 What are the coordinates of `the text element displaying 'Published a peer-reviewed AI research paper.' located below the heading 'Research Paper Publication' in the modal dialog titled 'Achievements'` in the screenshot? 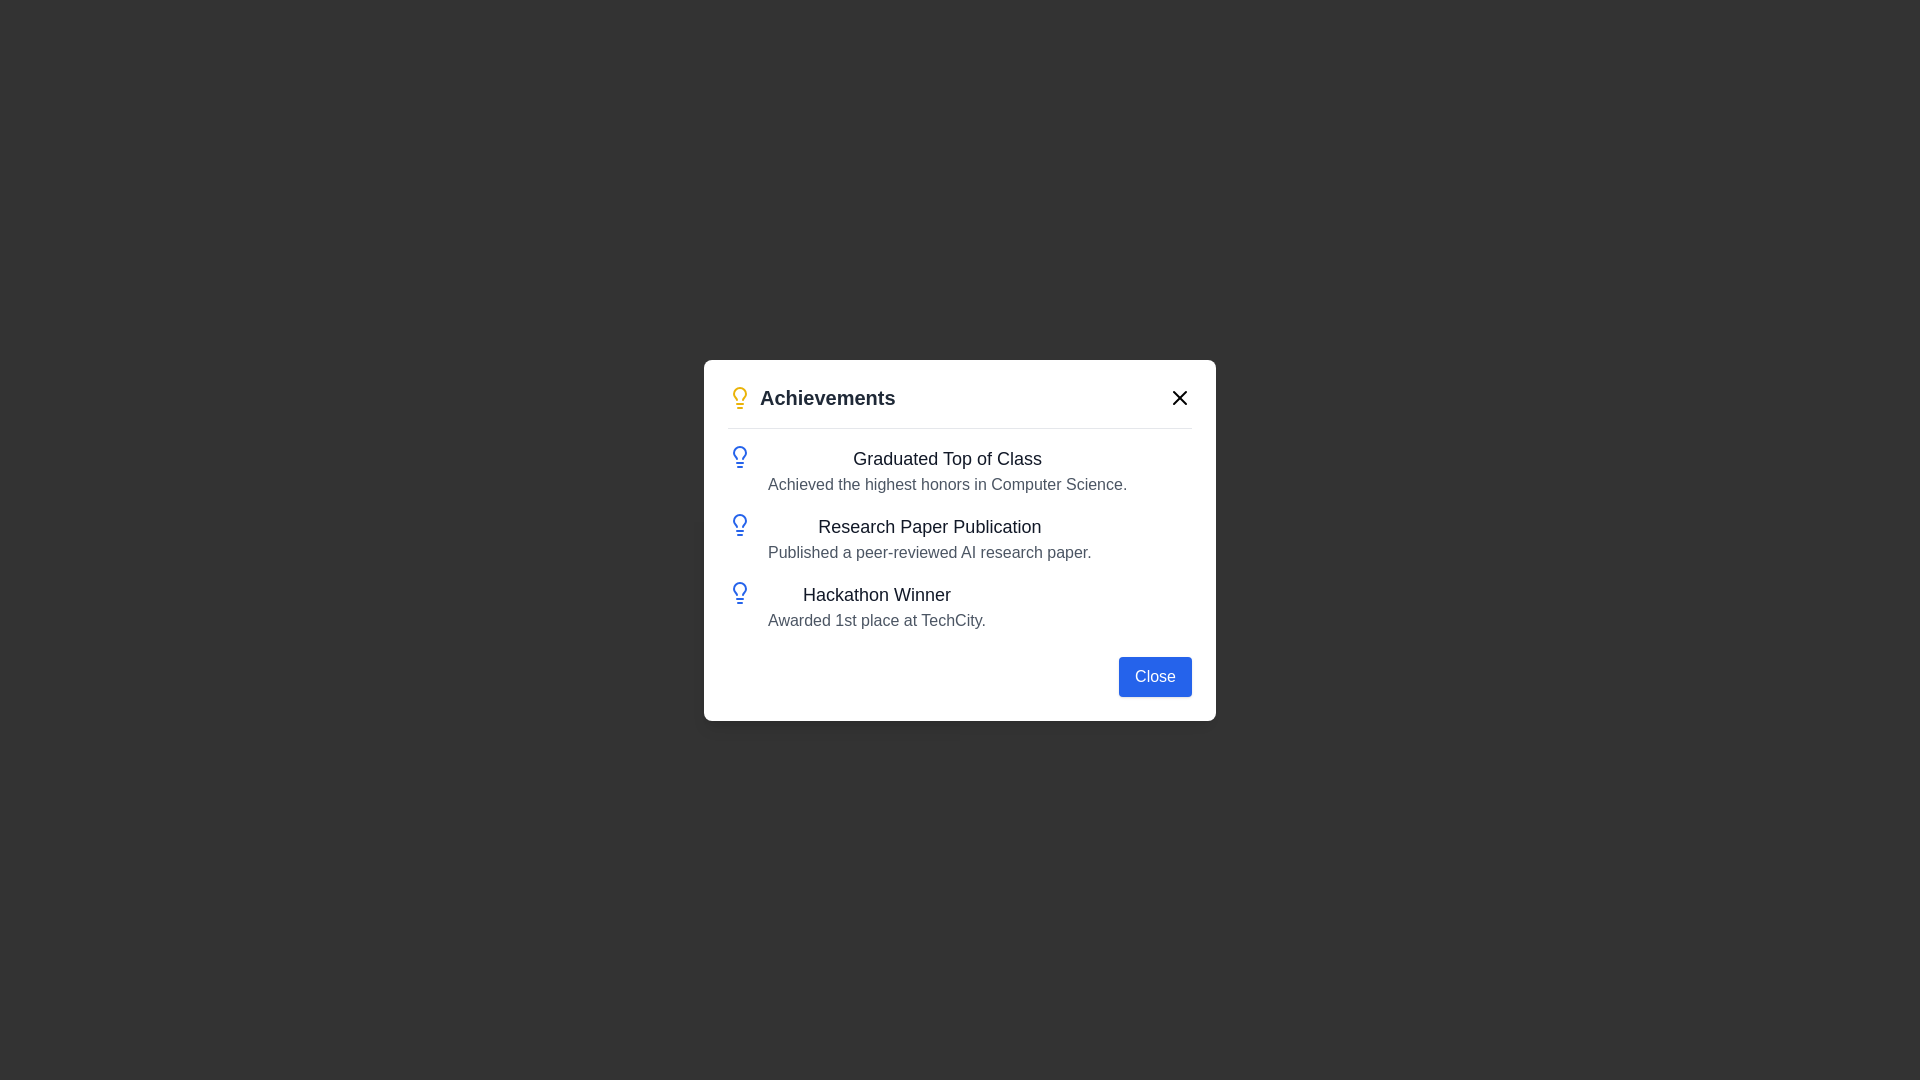 It's located at (928, 552).